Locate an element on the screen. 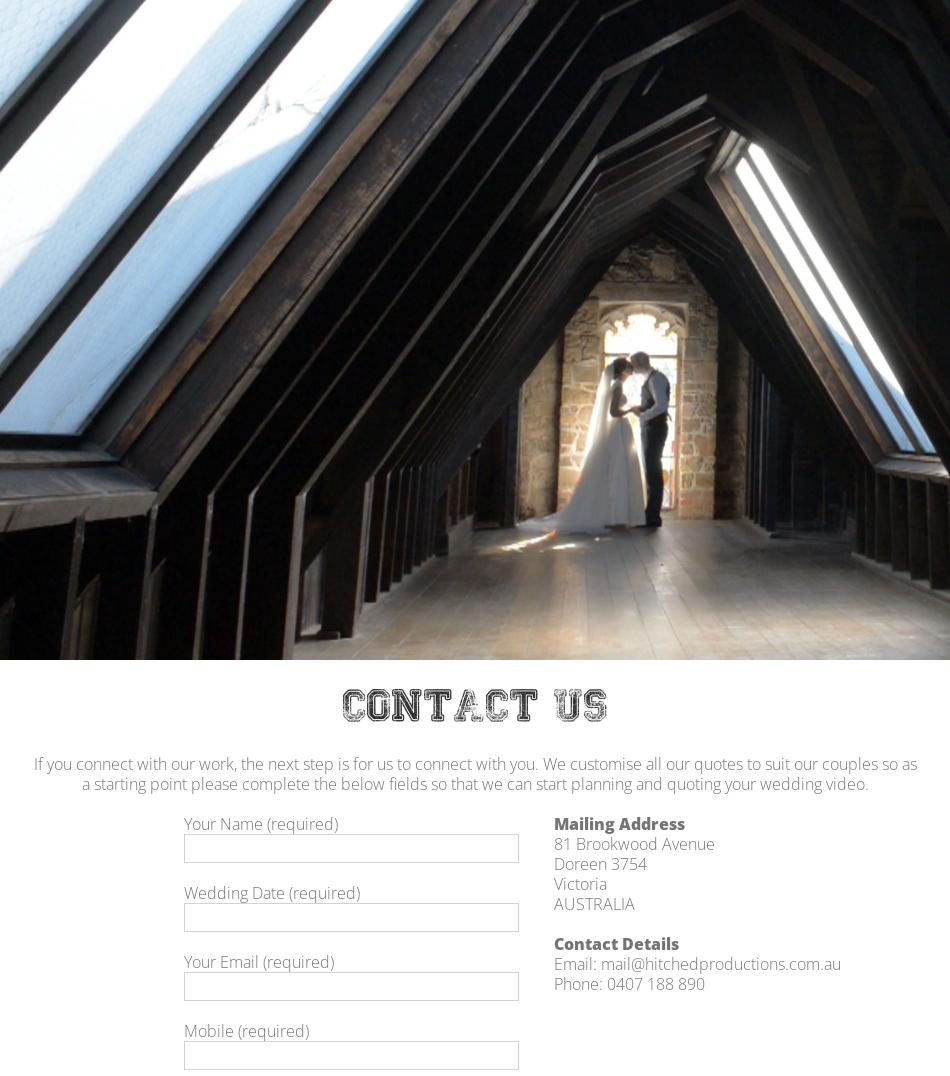  'Wedding Date (required)' is located at coordinates (270, 892).